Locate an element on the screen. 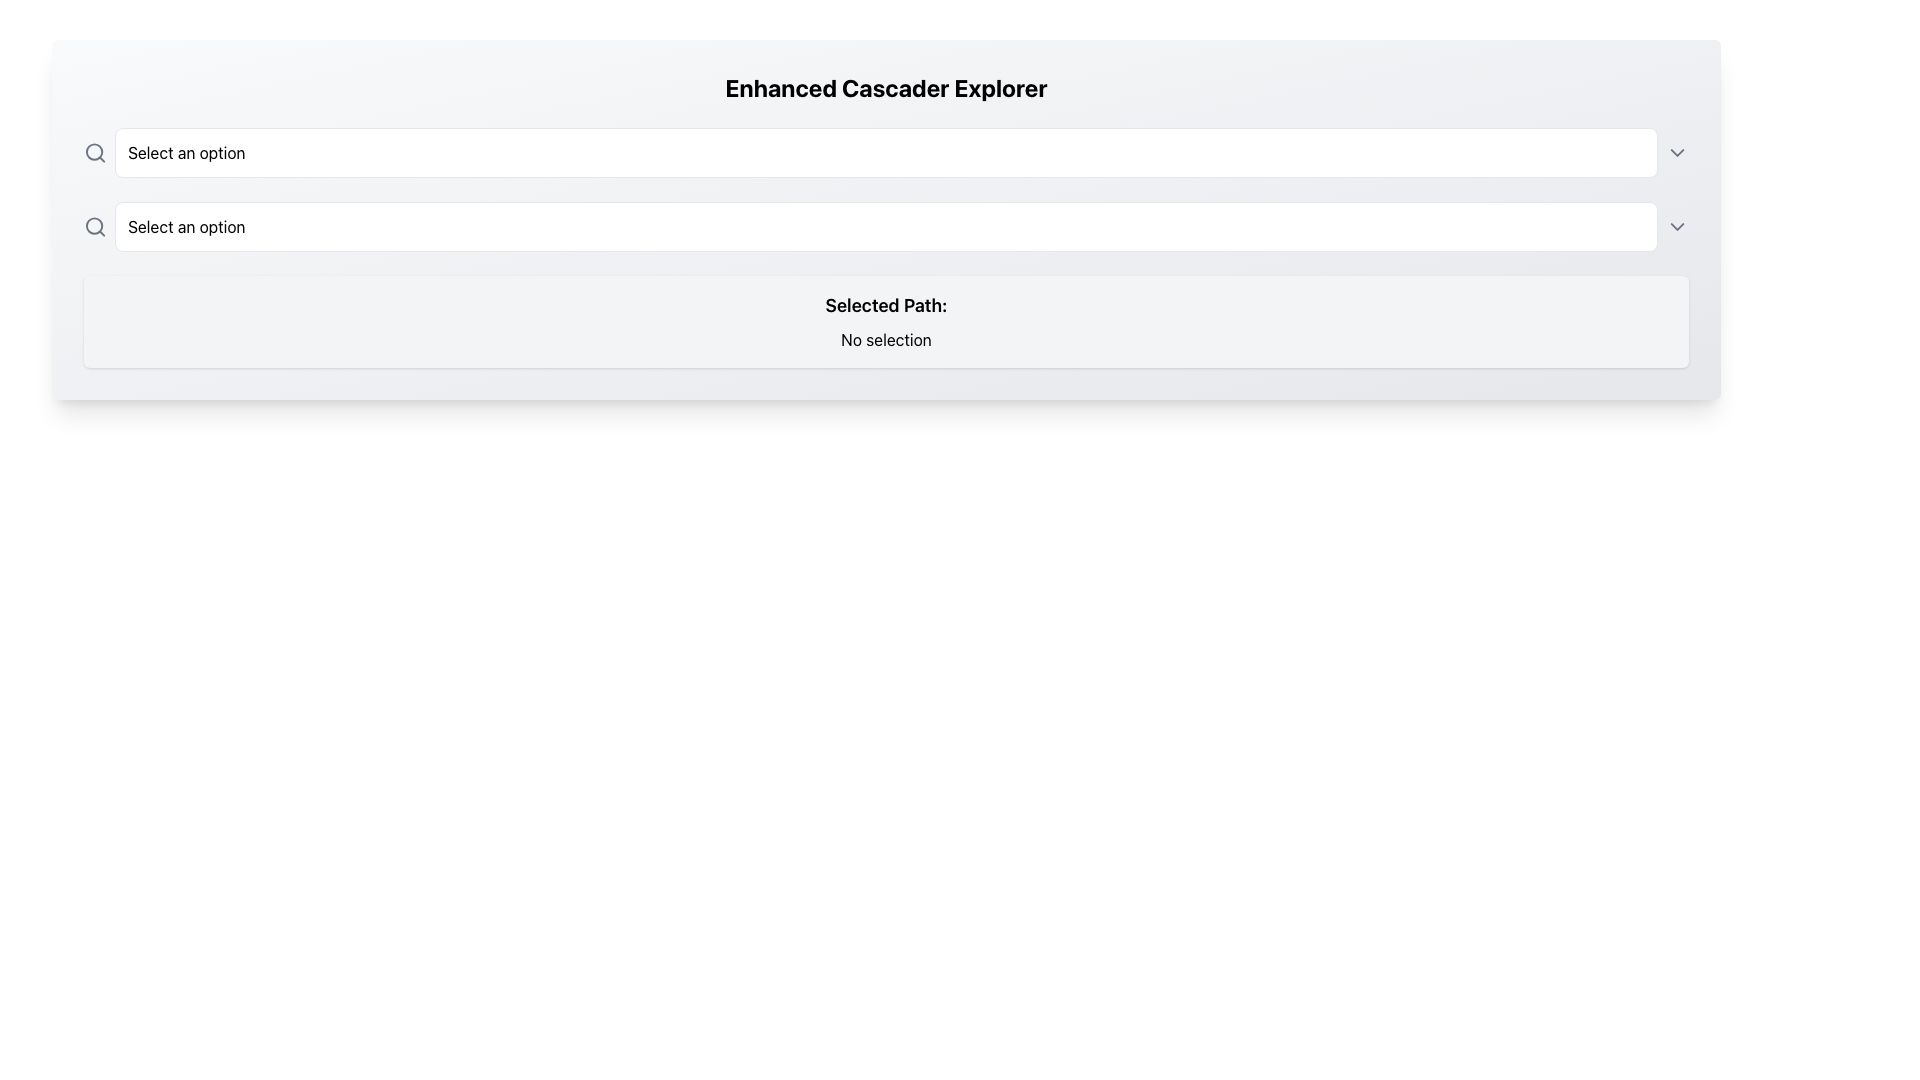  the Dropdown icon located on the far right of the input field below the header label 'Enhanced Cascader Explorer' is located at coordinates (1677, 152).